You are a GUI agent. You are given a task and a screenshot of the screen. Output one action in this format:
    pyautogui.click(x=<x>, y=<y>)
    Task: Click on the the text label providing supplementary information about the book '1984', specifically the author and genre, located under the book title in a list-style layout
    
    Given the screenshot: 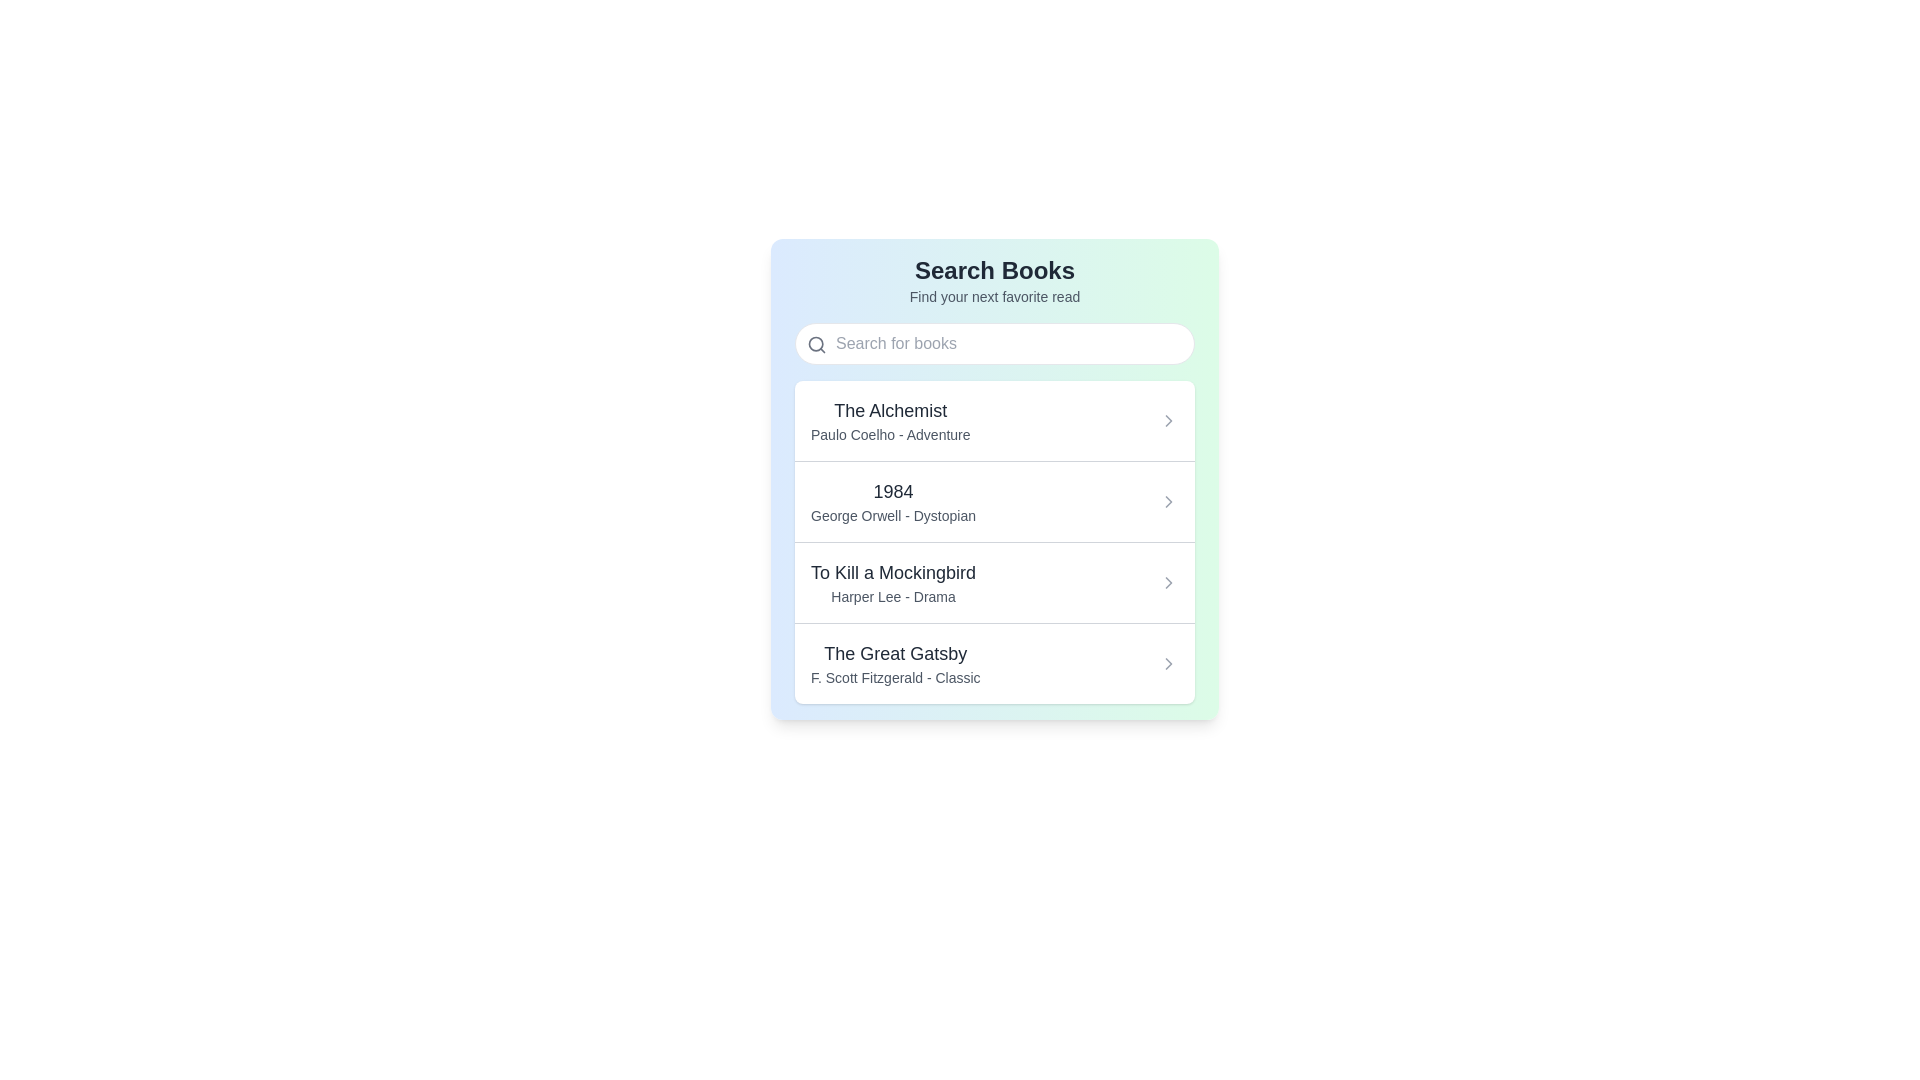 What is the action you would take?
    pyautogui.click(x=892, y=515)
    